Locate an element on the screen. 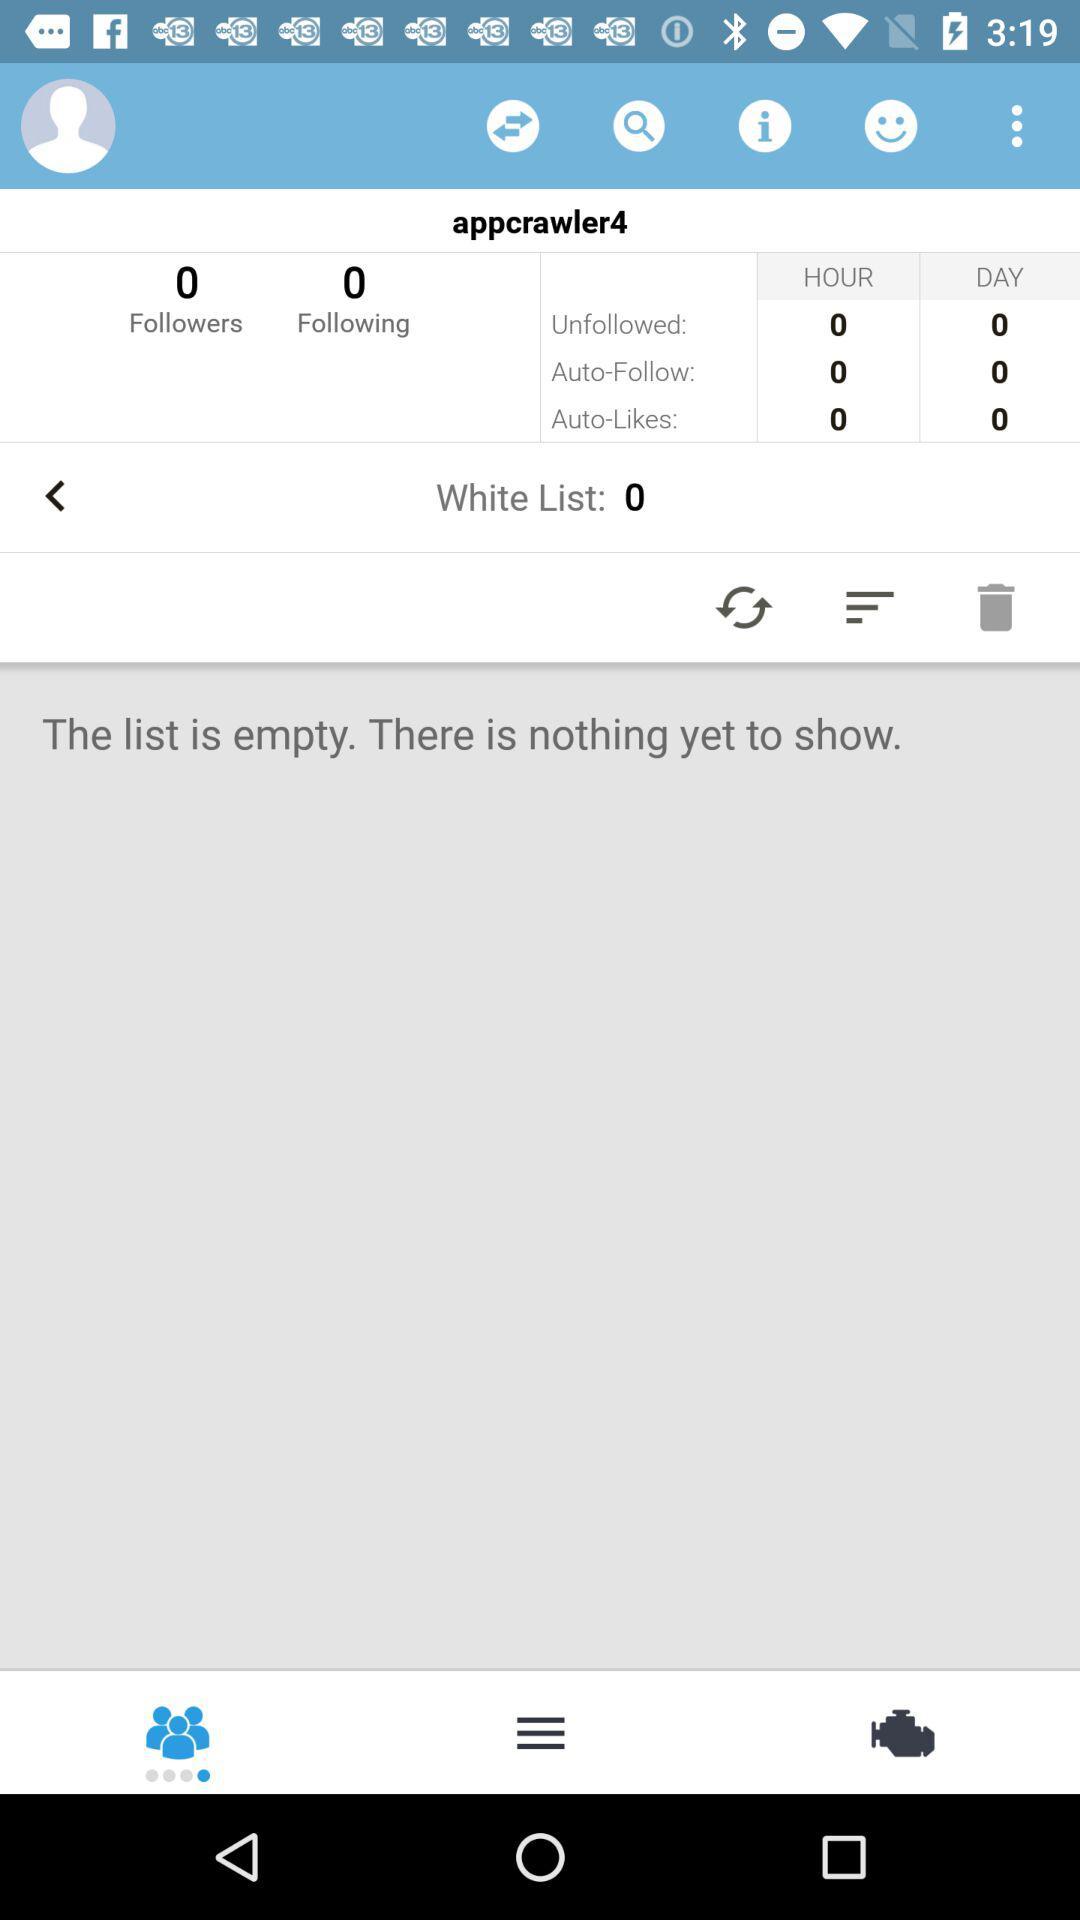 The height and width of the screenshot is (1920, 1080). your account is located at coordinates (67, 124).